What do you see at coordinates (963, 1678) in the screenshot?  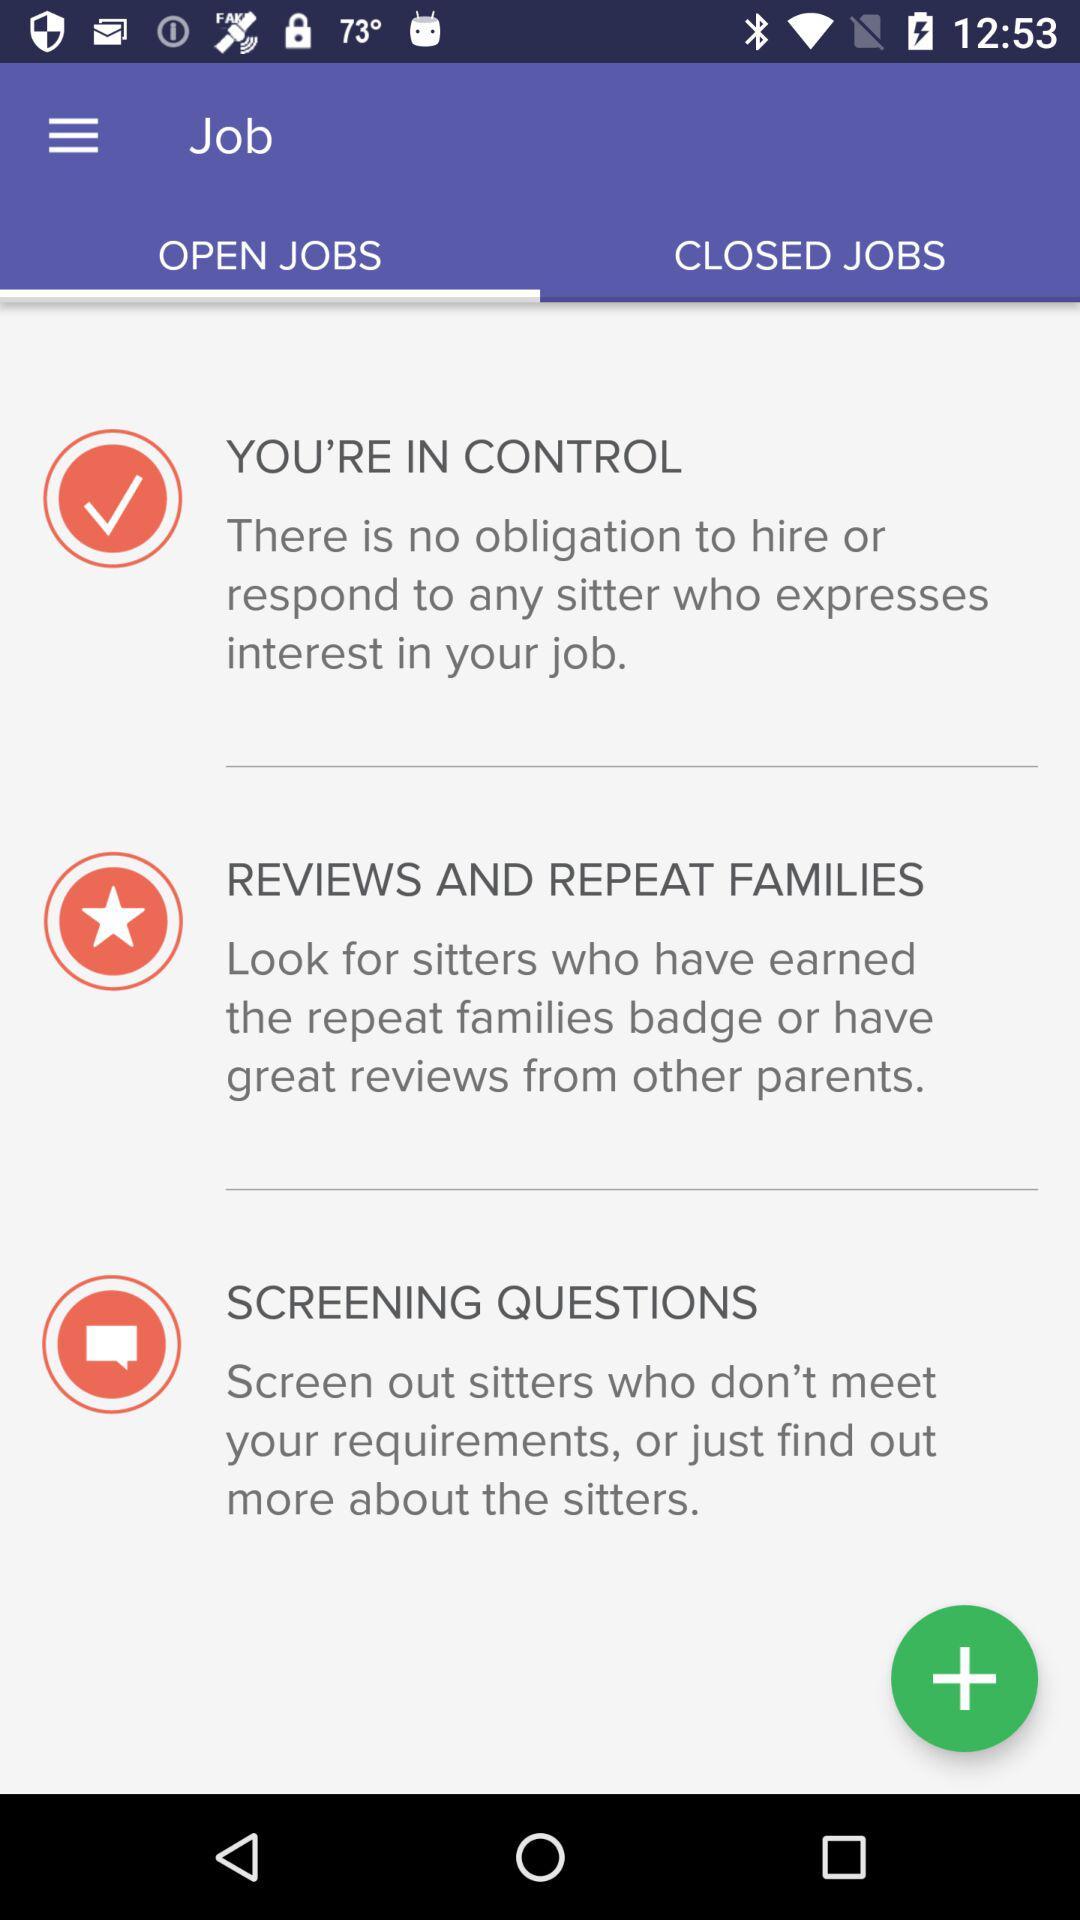 I see `button to add something` at bounding box center [963, 1678].